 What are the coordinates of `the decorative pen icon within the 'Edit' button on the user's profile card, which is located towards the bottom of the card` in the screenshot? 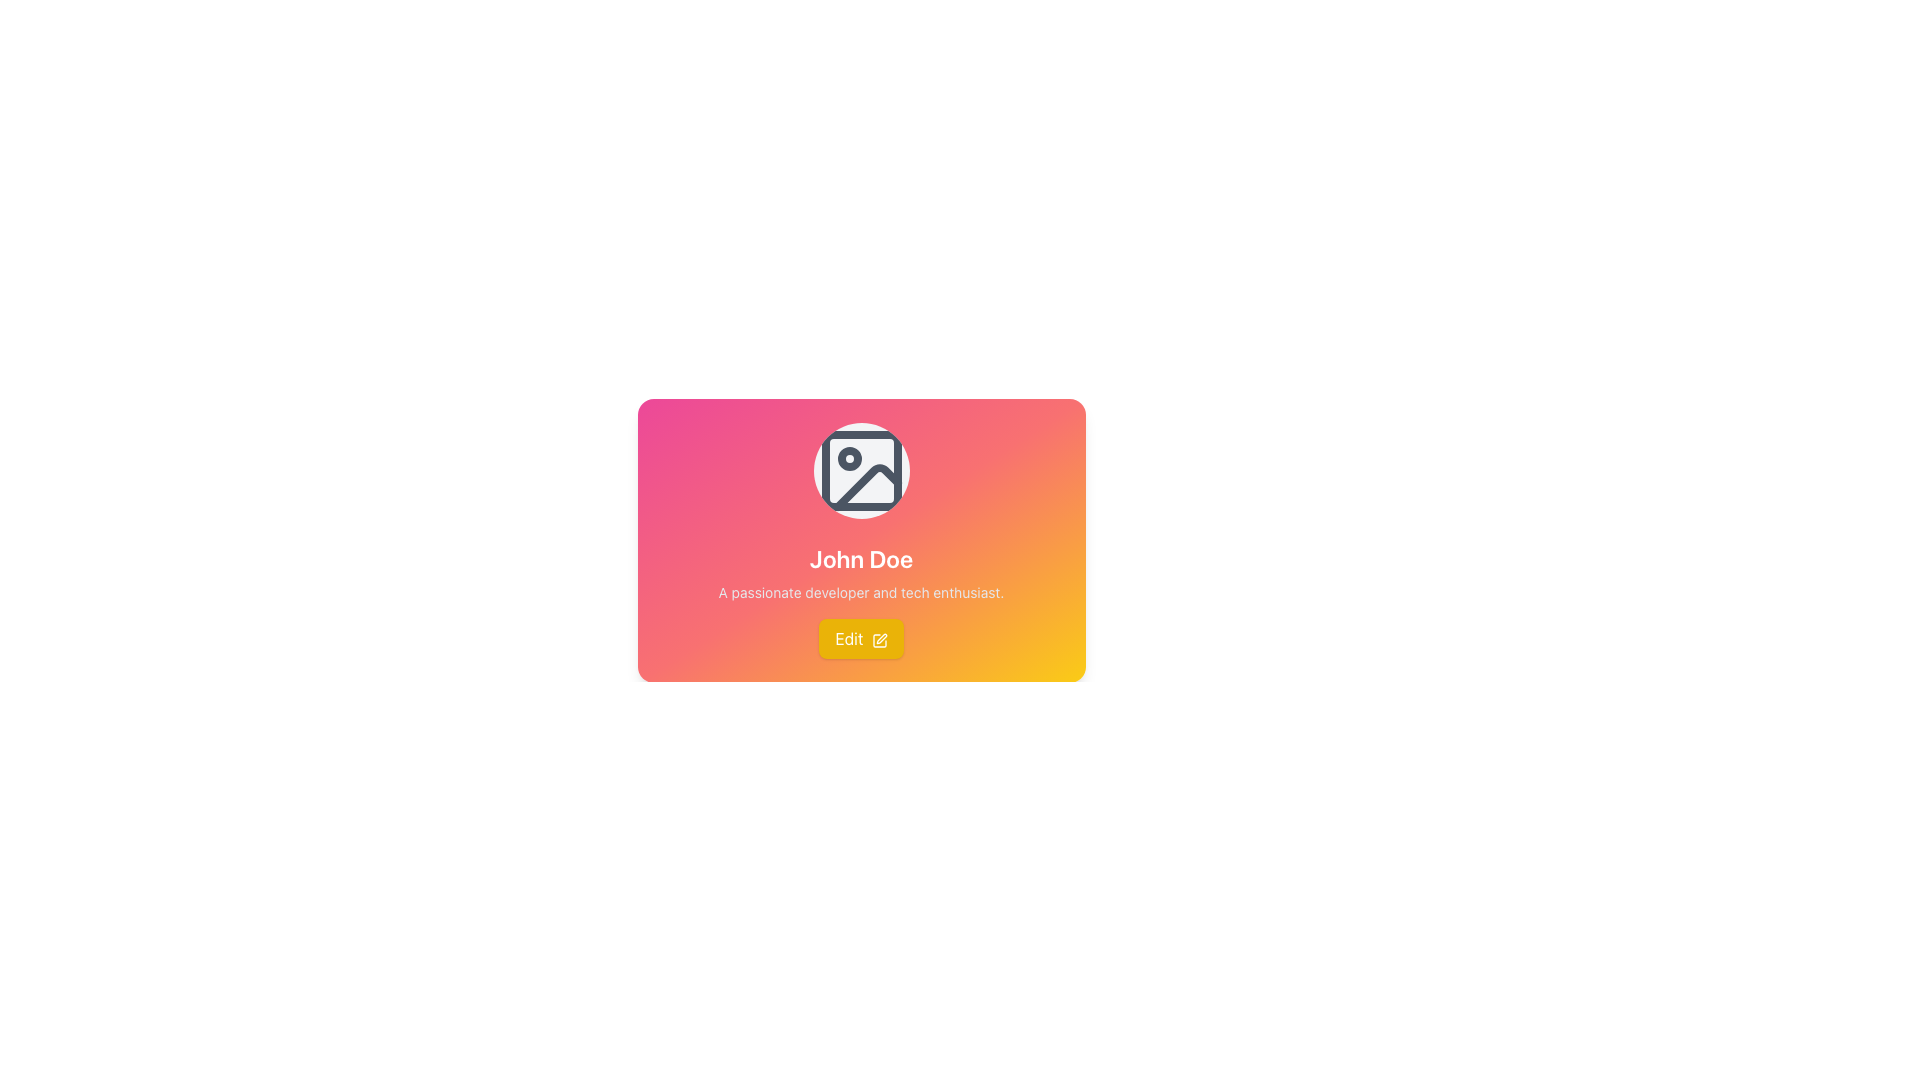 It's located at (879, 640).